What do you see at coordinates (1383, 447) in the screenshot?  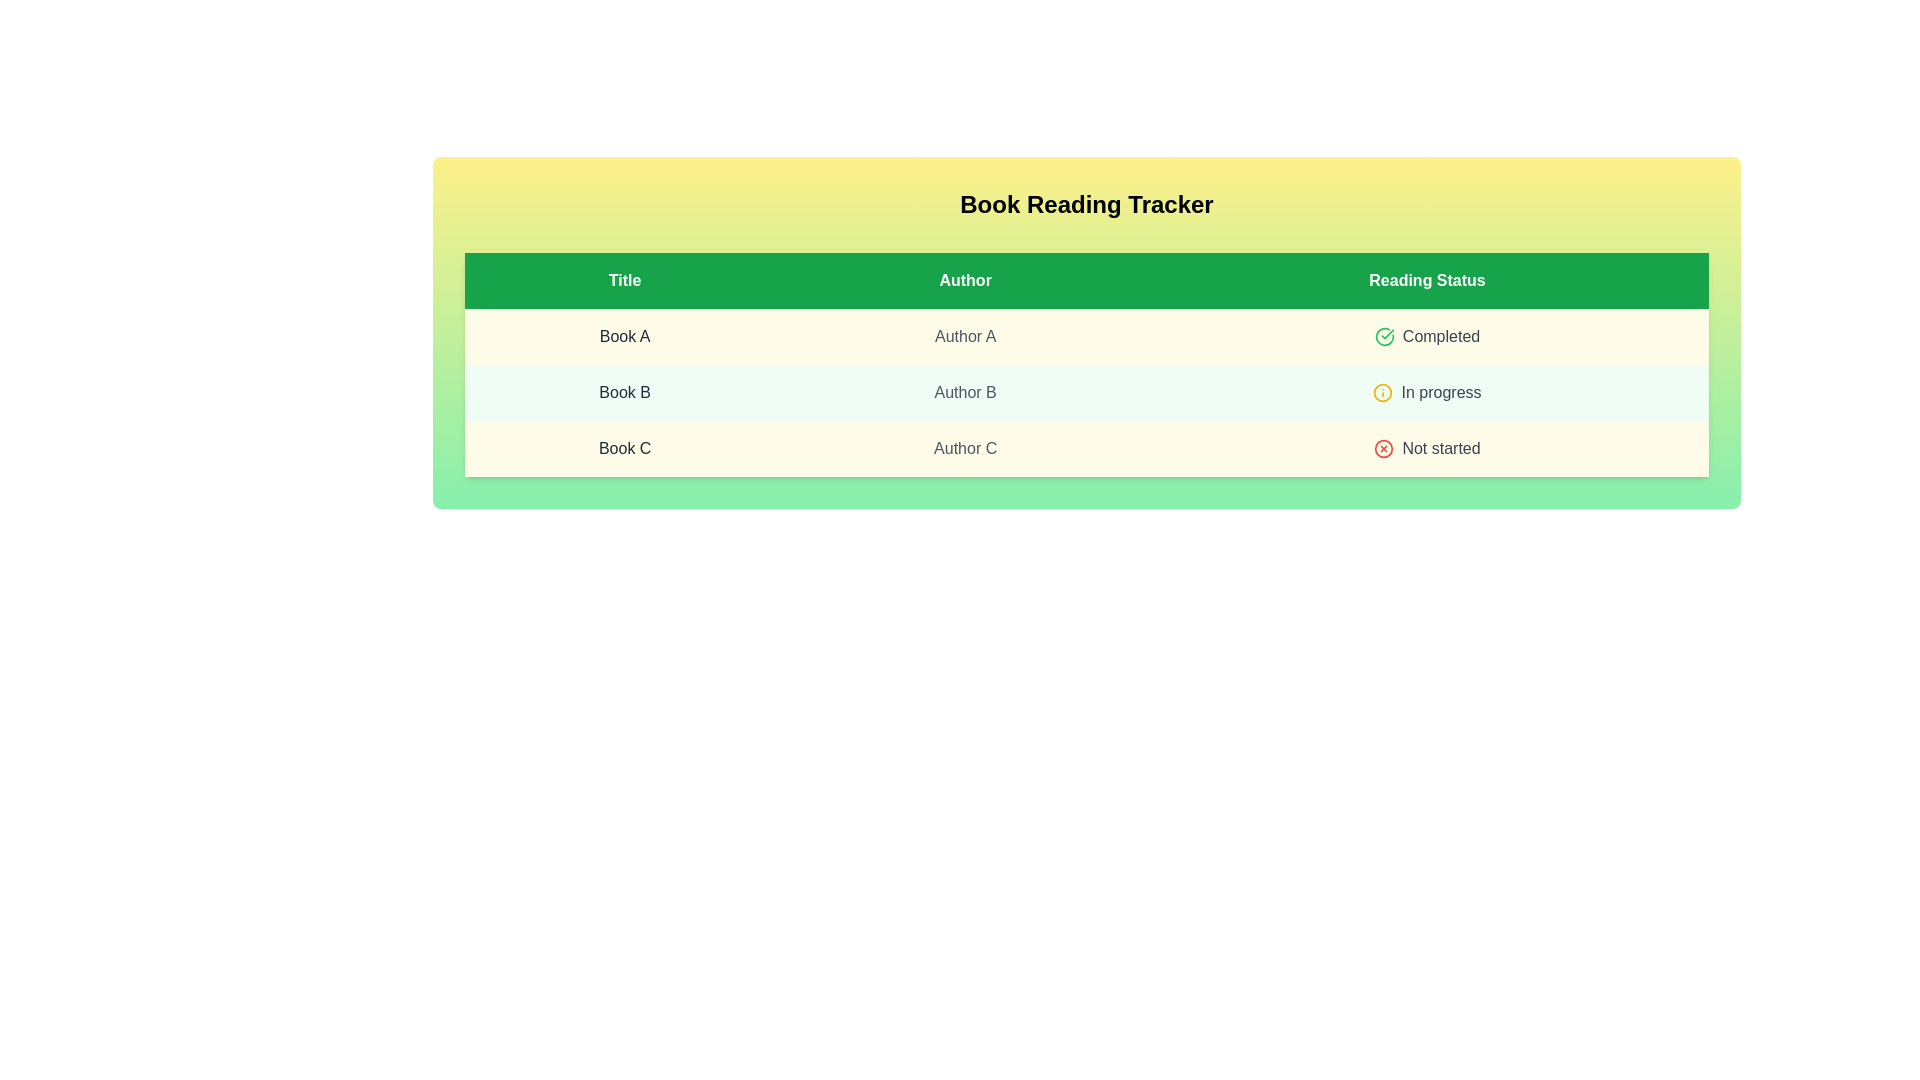 I see `the status icon for the book with the status Not started` at bounding box center [1383, 447].